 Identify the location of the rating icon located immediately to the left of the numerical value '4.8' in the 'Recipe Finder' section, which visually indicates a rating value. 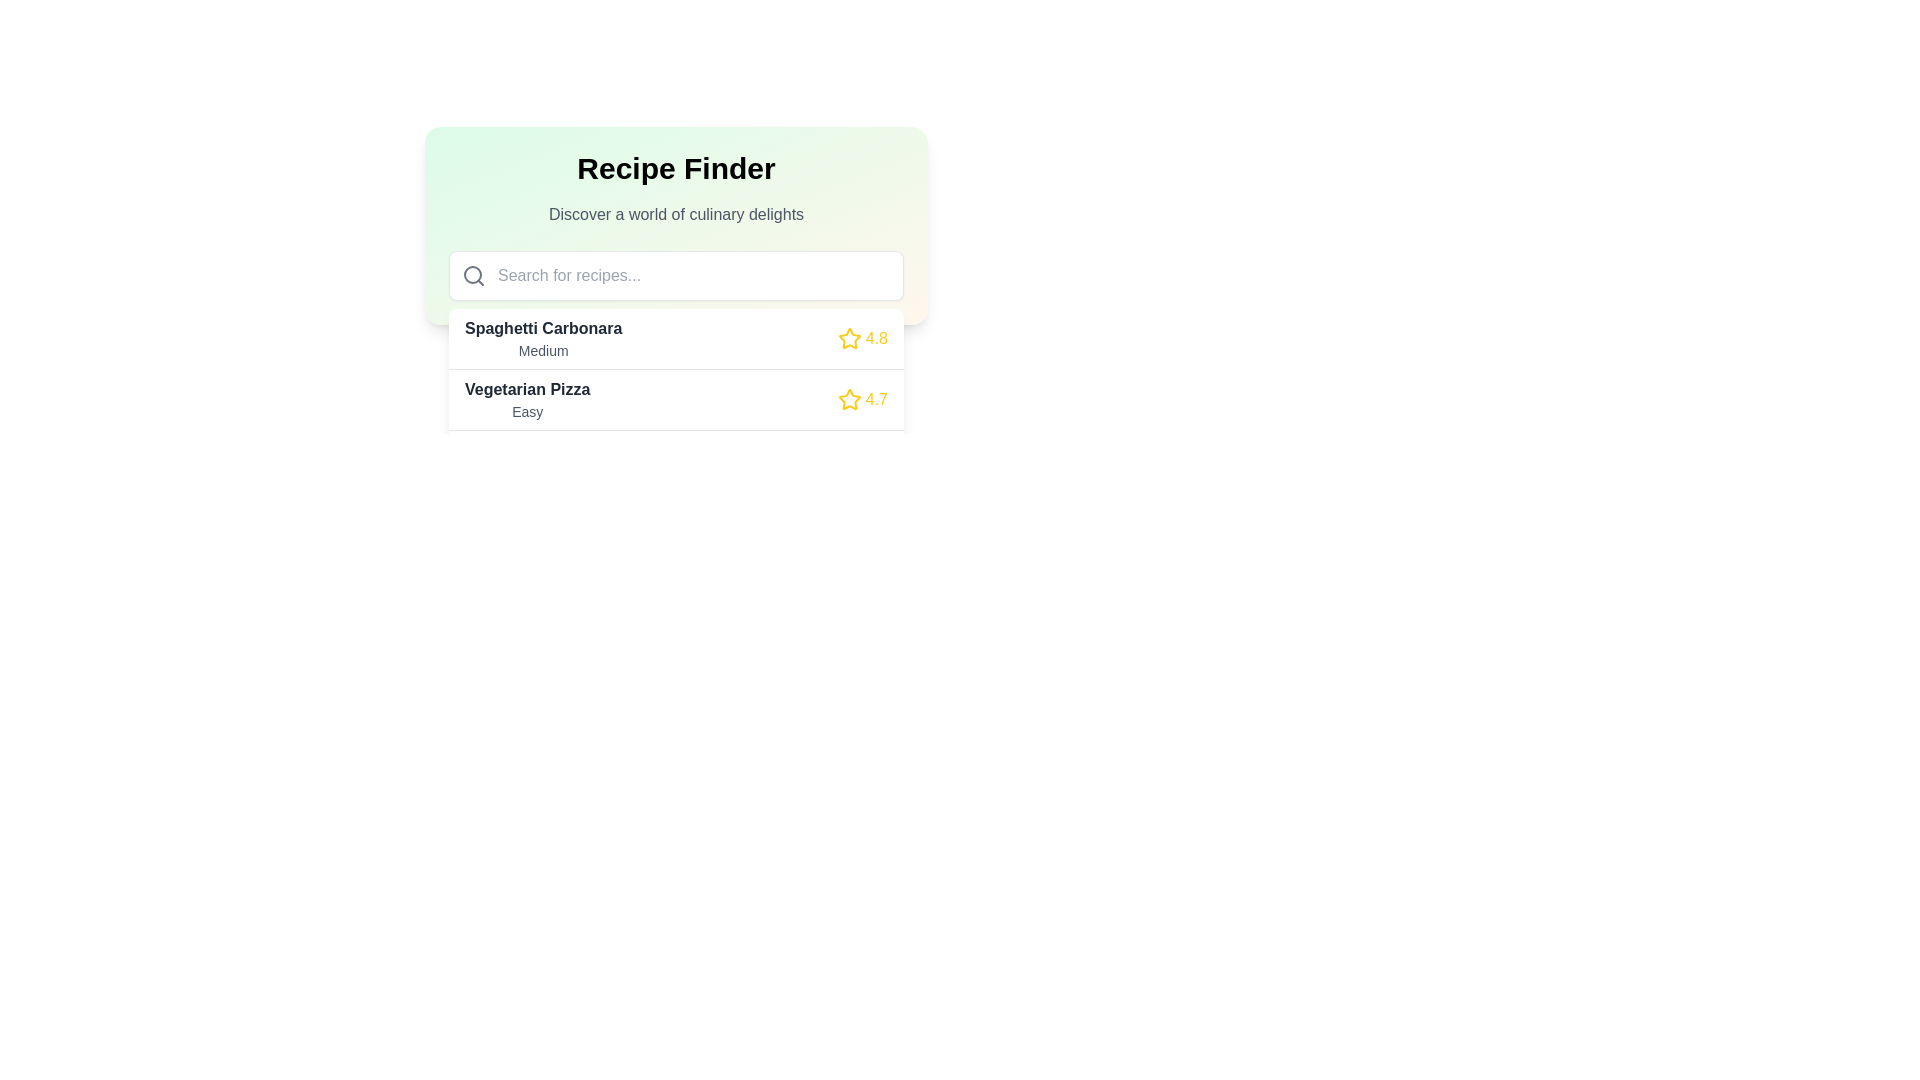
(849, 338).